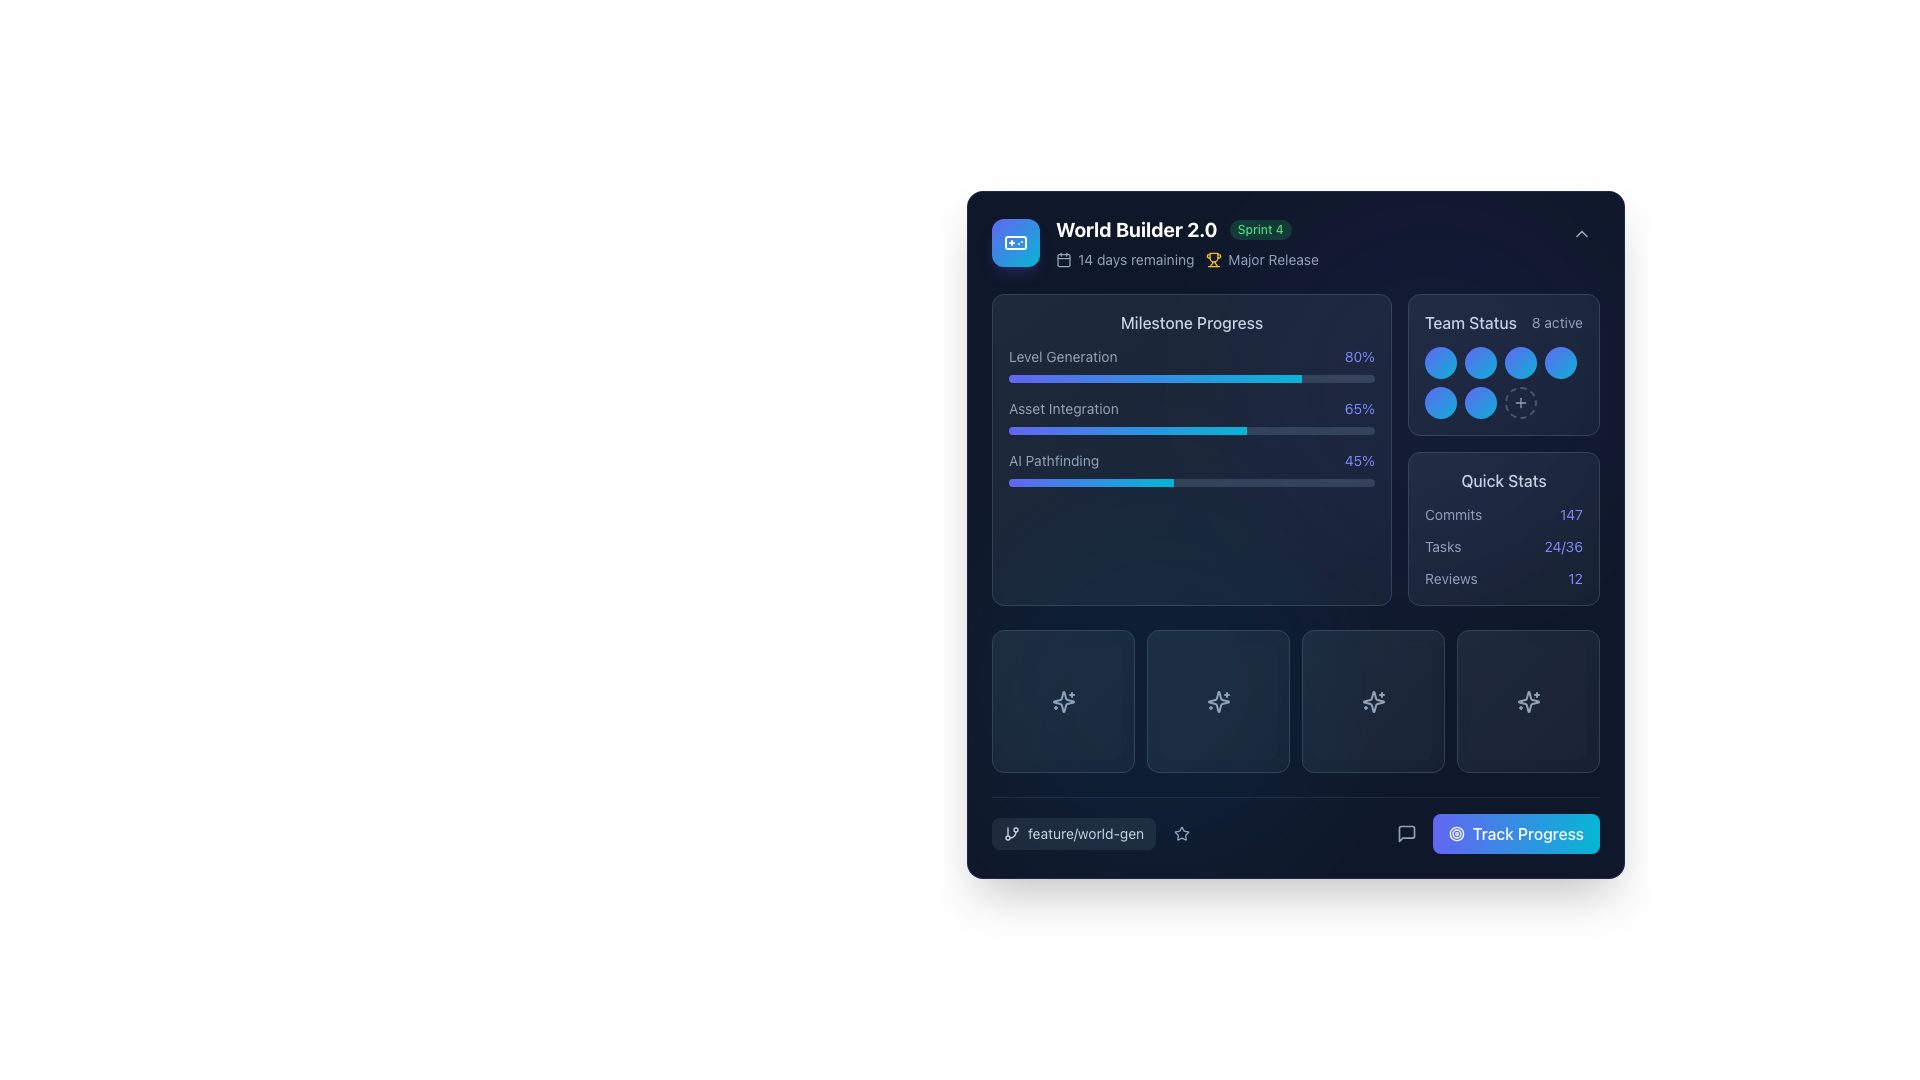  I want to click on the small pill-shaped badge with a green background featuring the text 'Sprint 4', positioned to the right of 'World Builder 2.0', so click(1259, 229).